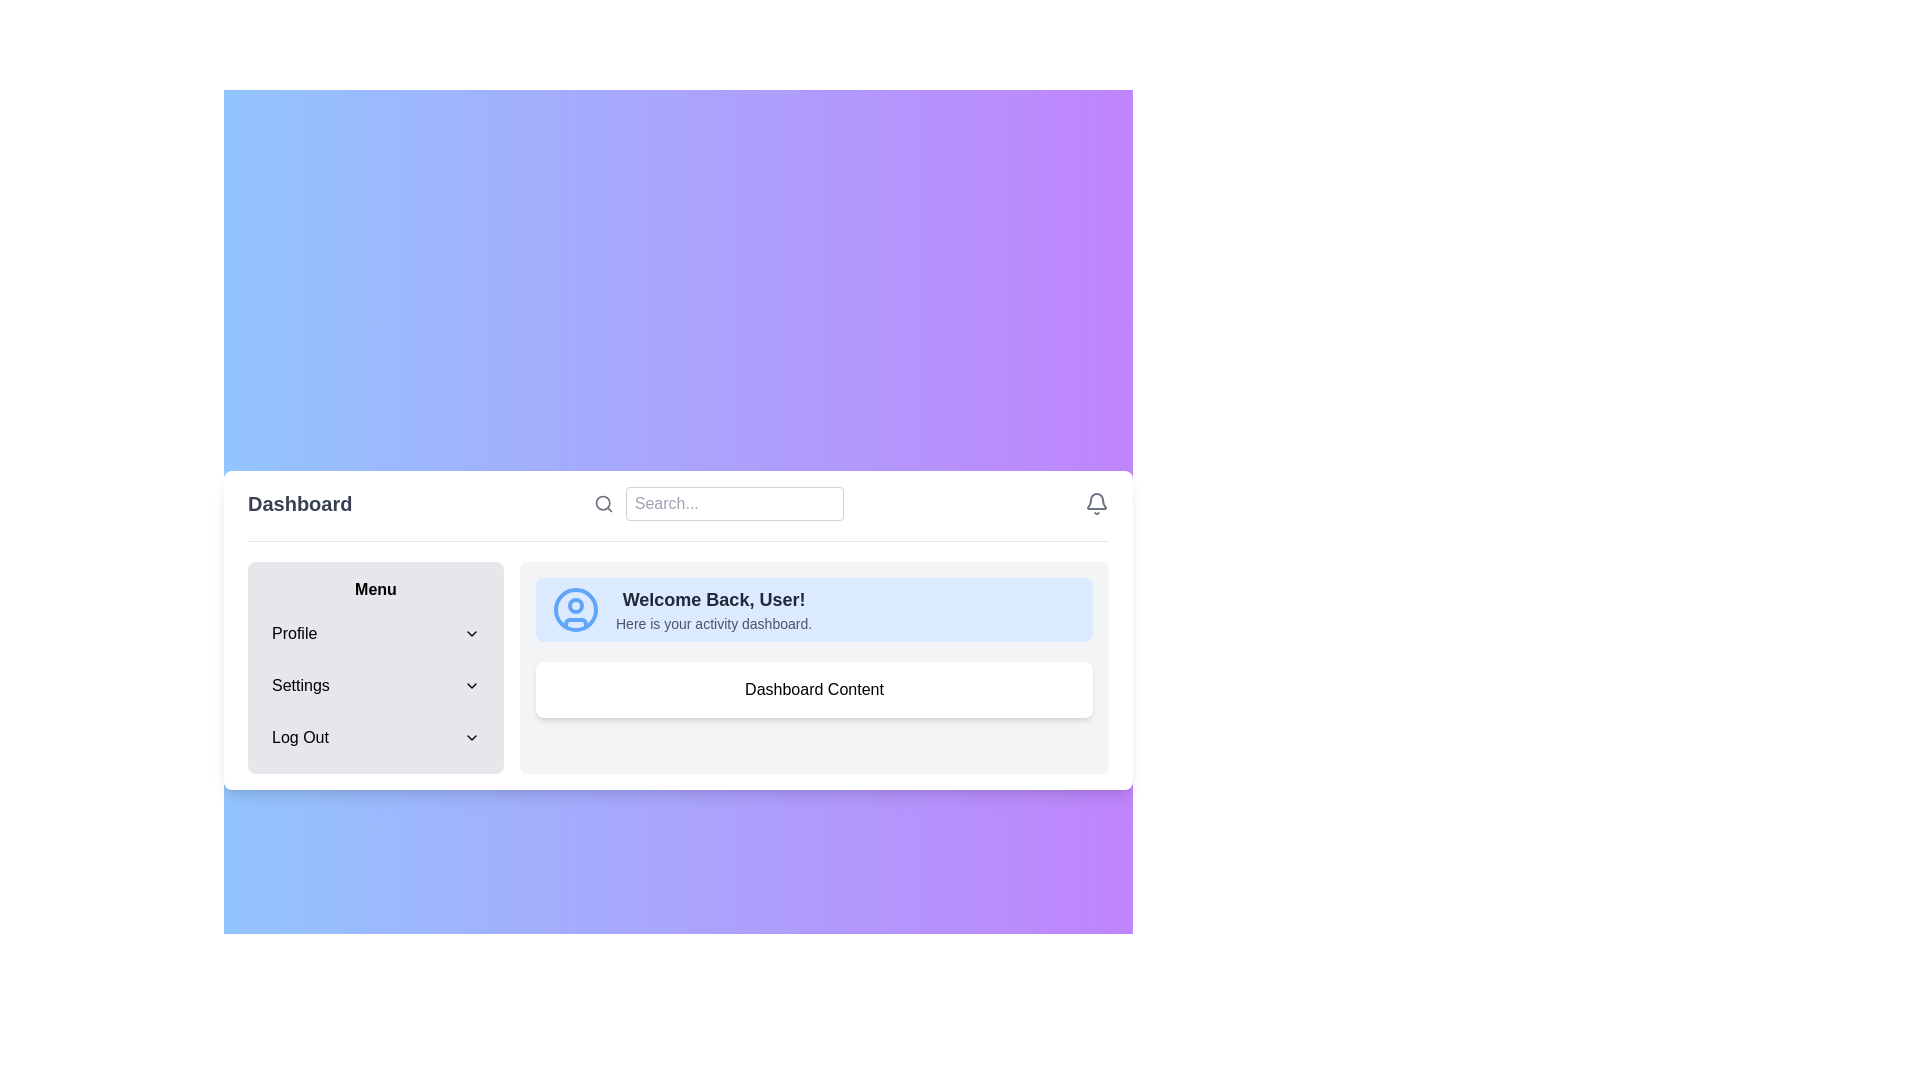 The height and width of the screenshot is (1080, 1920). What do you see at coordinates (575, 608) in the screenshot?
I see `the user icon styled as a circular avatar, which is blue and serves as a profile representation indicator, located to the left of the text 'Welcome Back, User!'` at bounding box center [575, 608].